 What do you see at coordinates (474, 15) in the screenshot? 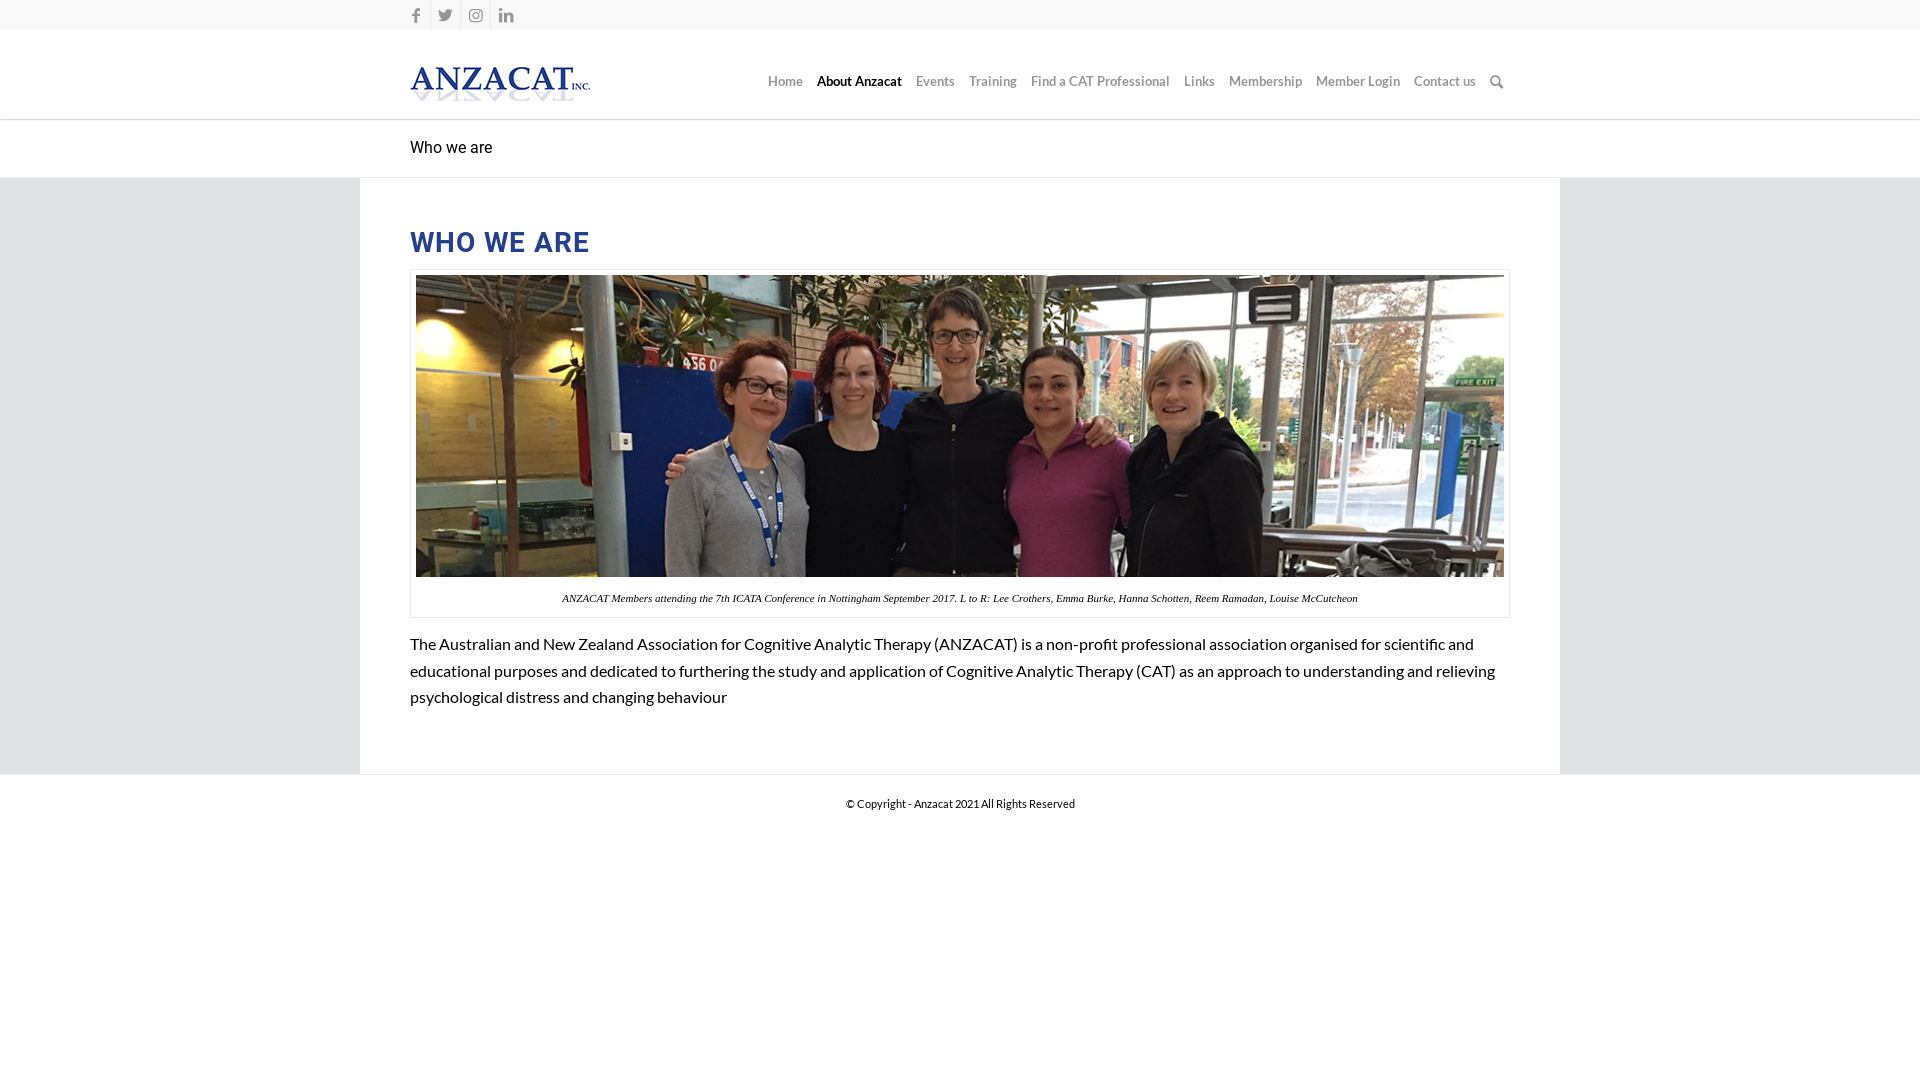
I see `'Instagram'` at bounding box center [474, 15].